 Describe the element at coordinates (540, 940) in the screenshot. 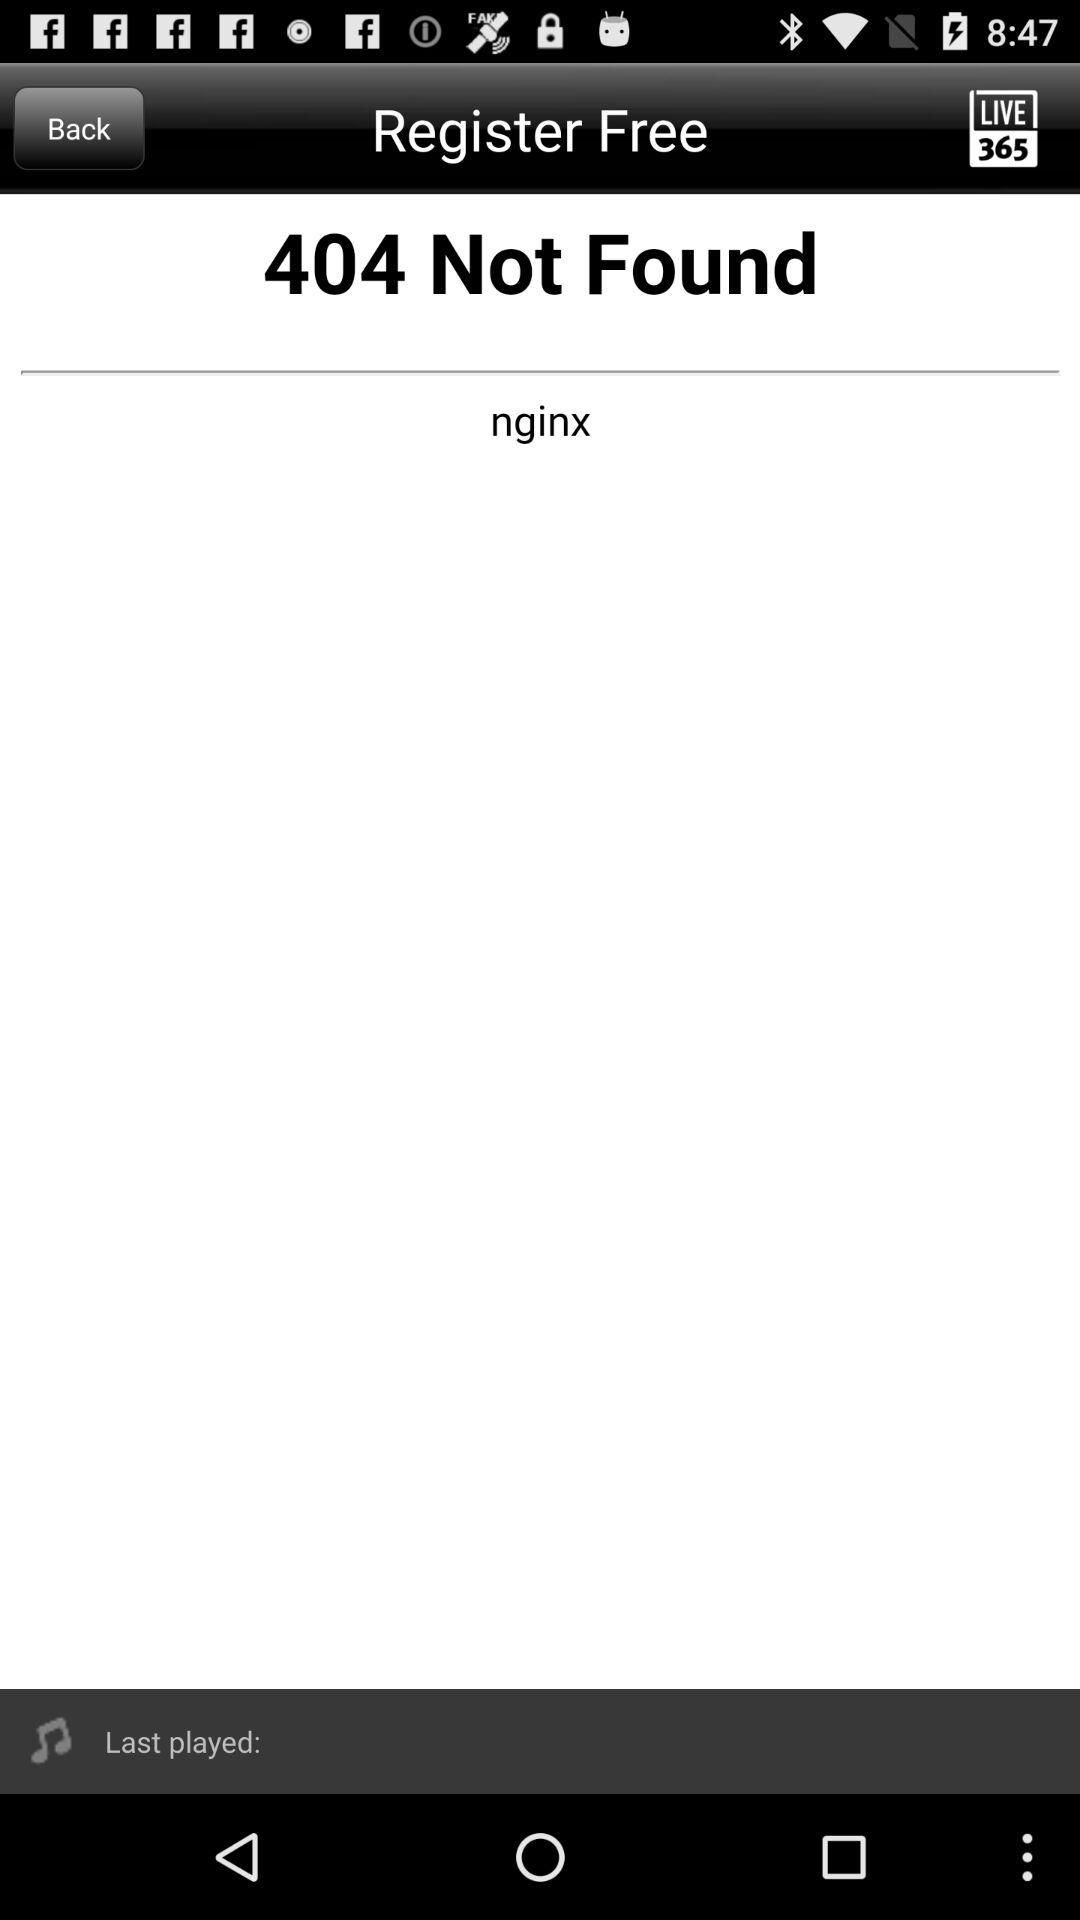

I see `advertisememt` at that location.